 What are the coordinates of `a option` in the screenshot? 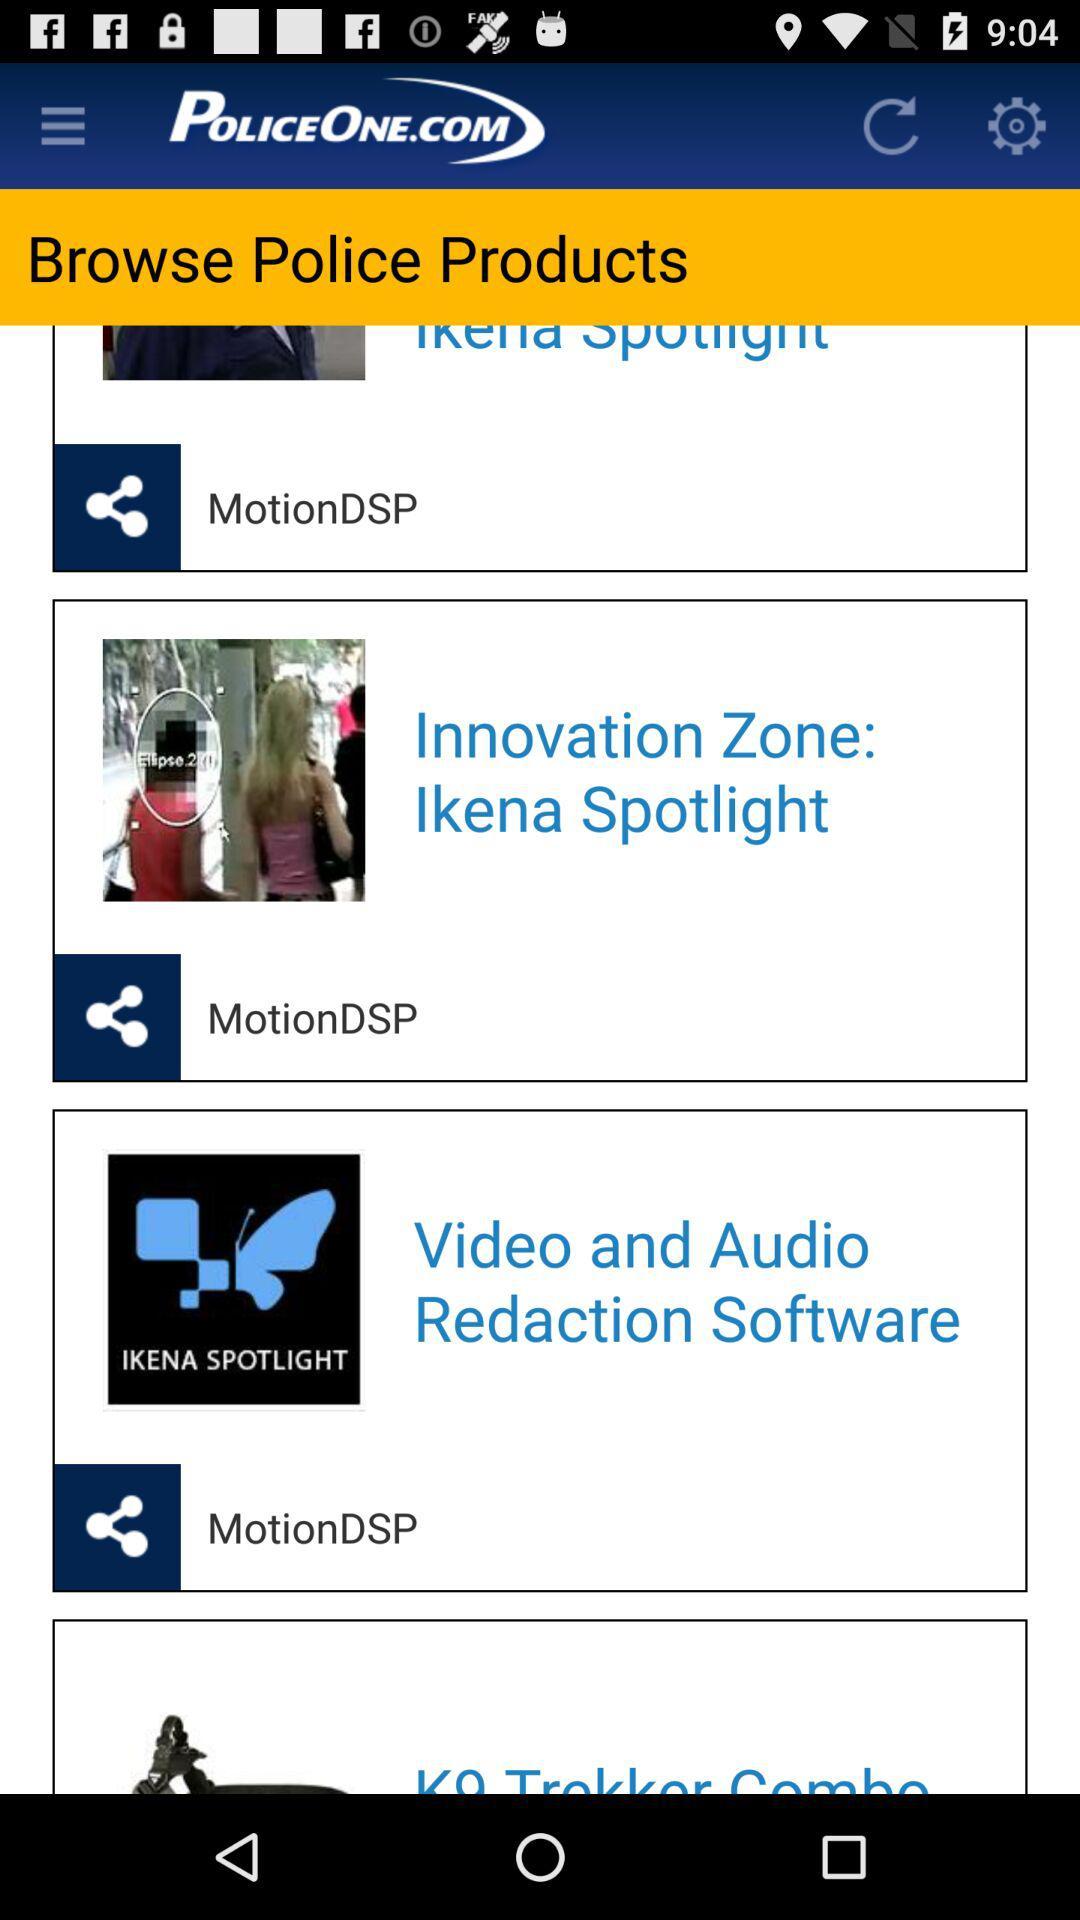 It's located at (61, 124).